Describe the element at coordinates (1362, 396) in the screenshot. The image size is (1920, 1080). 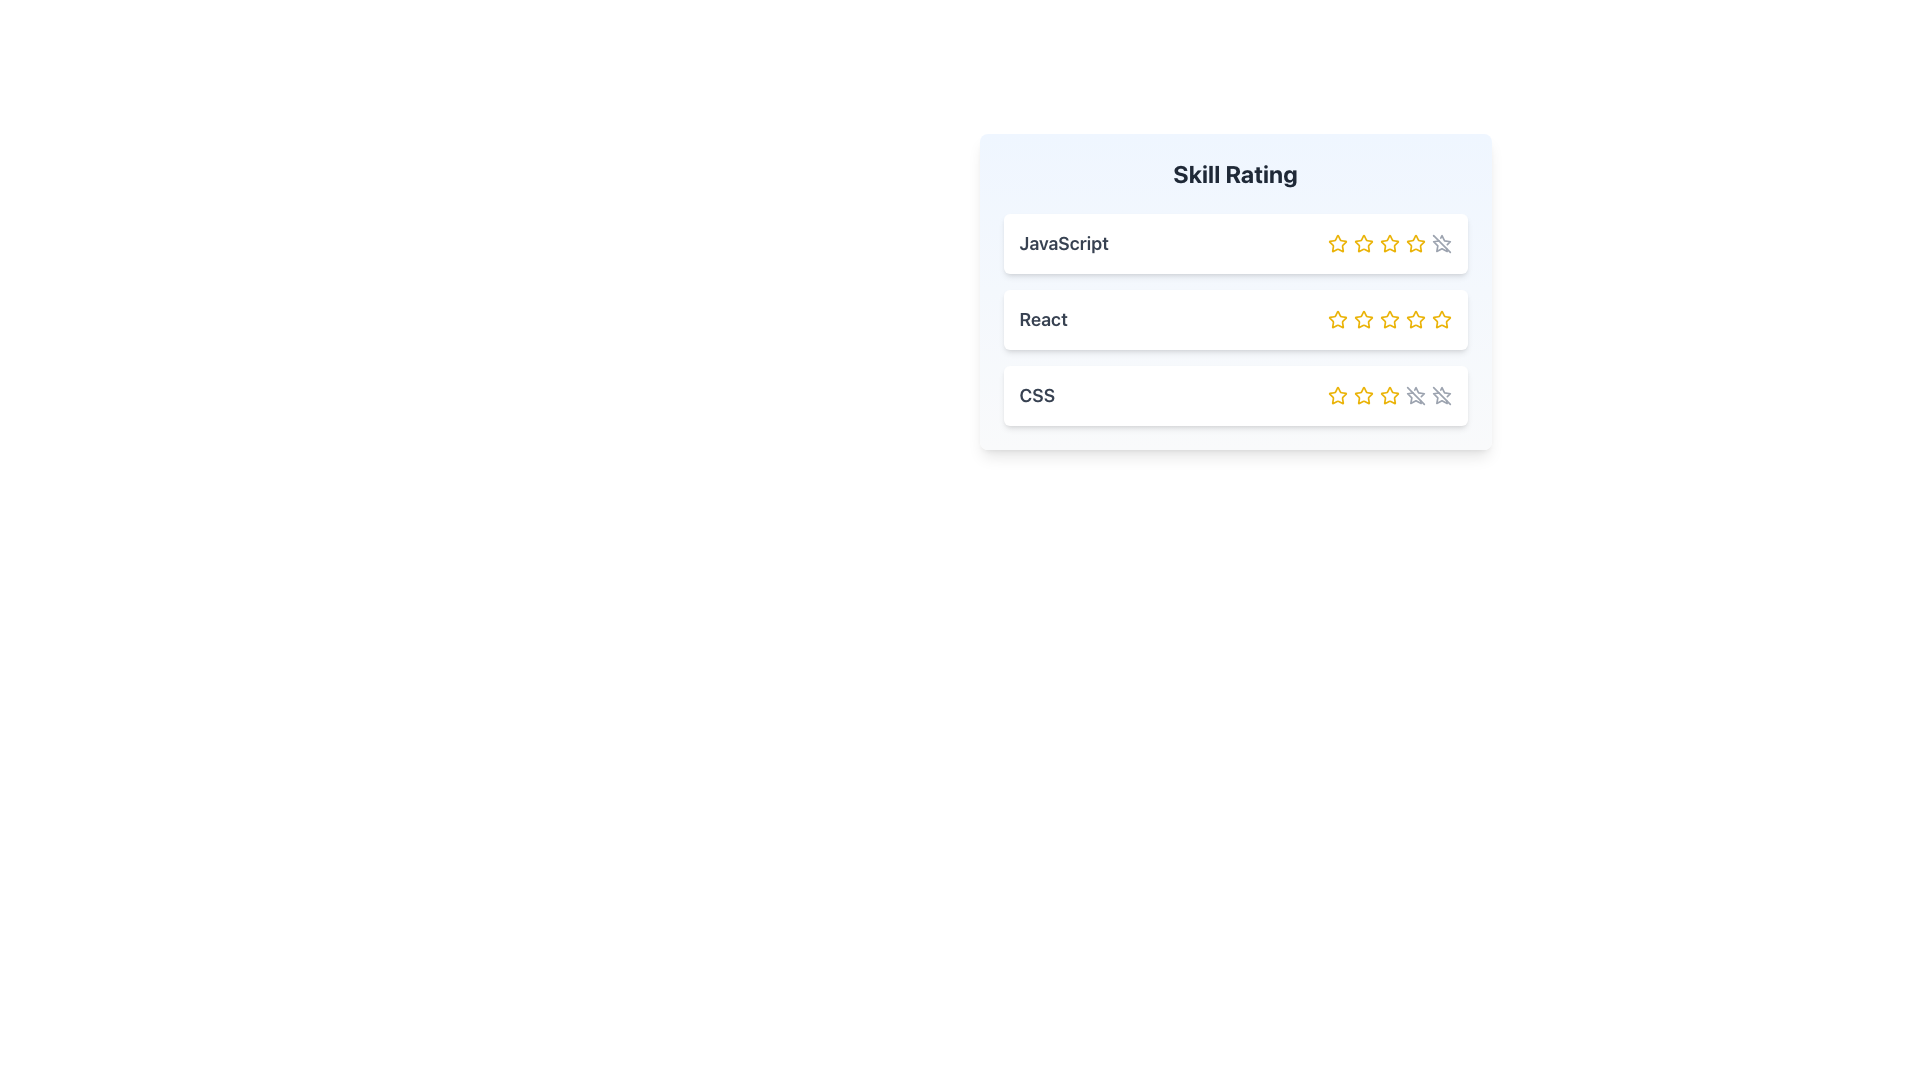
I see `the second star in the Skill Rating section to rate CSS as 2` at that location.